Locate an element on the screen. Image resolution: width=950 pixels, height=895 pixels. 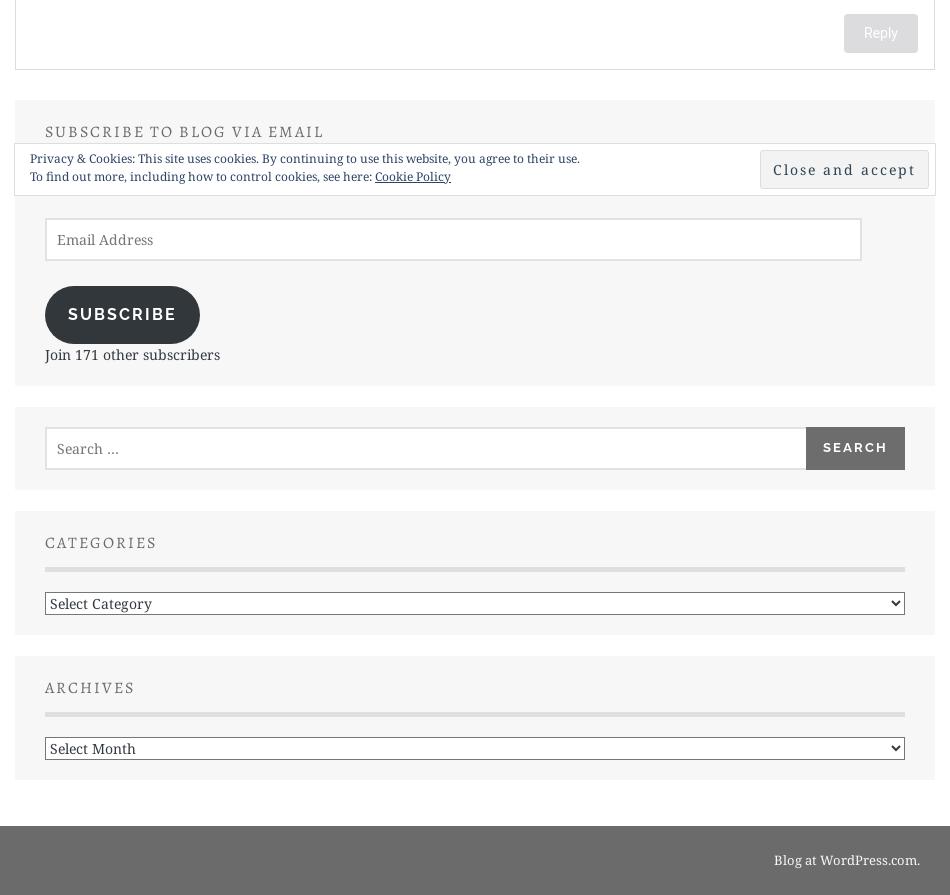
'Categories' is located at coordinates (100, 541).